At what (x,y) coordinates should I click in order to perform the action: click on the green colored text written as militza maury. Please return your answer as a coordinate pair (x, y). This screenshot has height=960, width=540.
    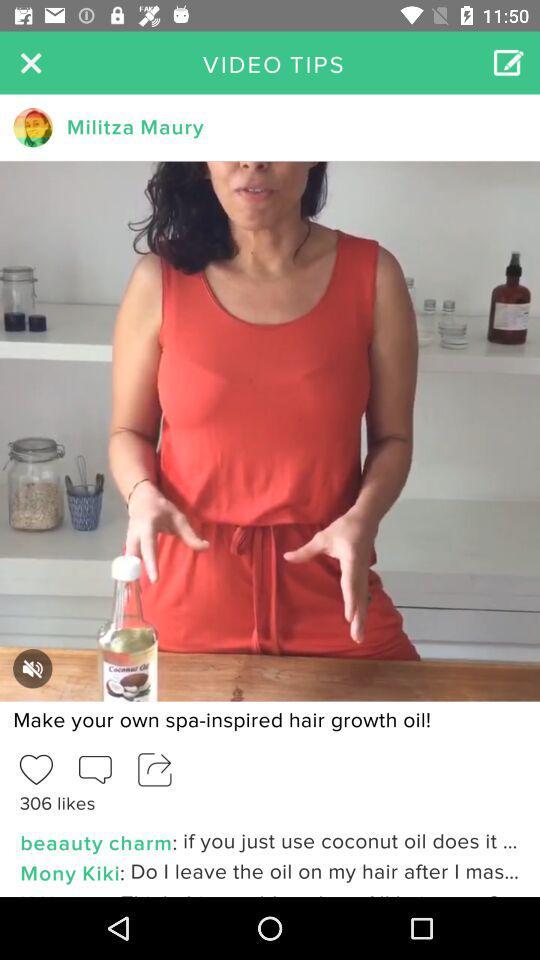
    Looking at the image, I should click on (135, 126).